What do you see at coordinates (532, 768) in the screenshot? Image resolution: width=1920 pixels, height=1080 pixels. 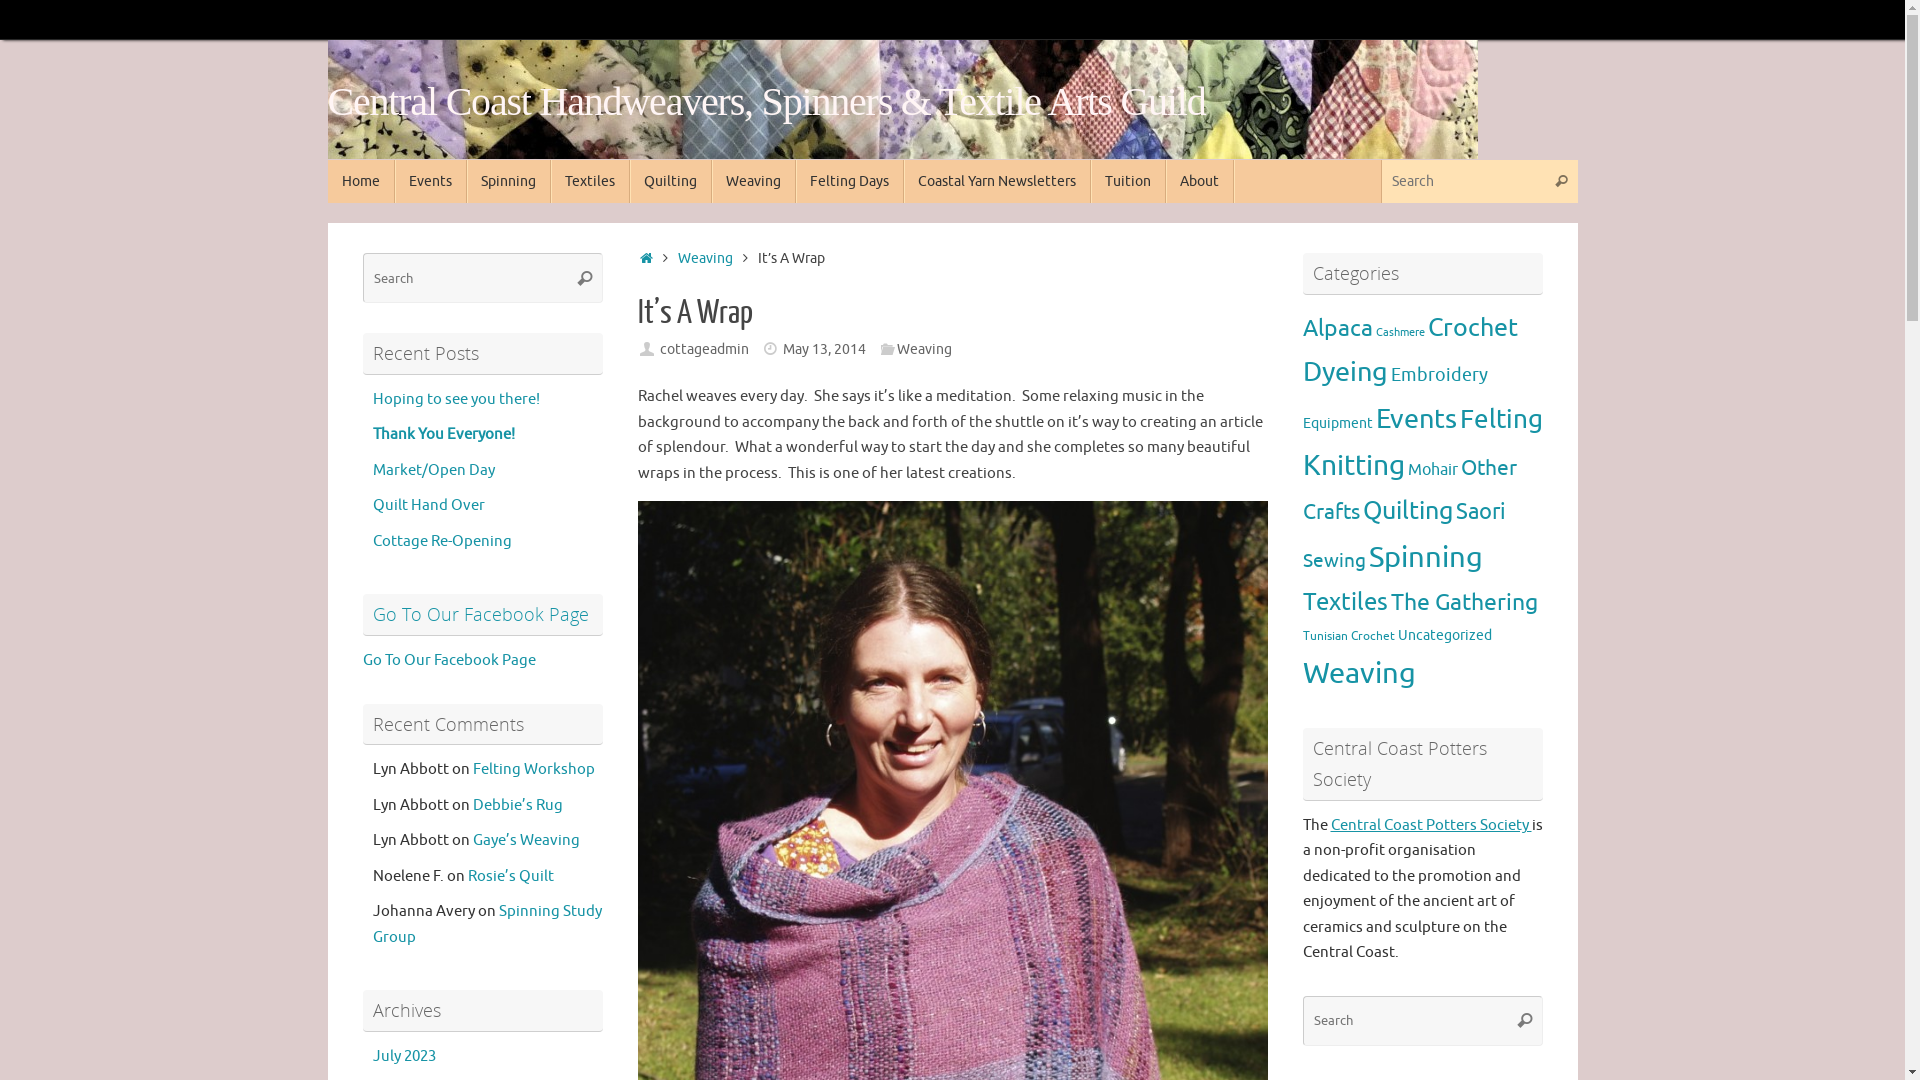 I see `'Felting Workshop'` at bounding box center [532, 768].